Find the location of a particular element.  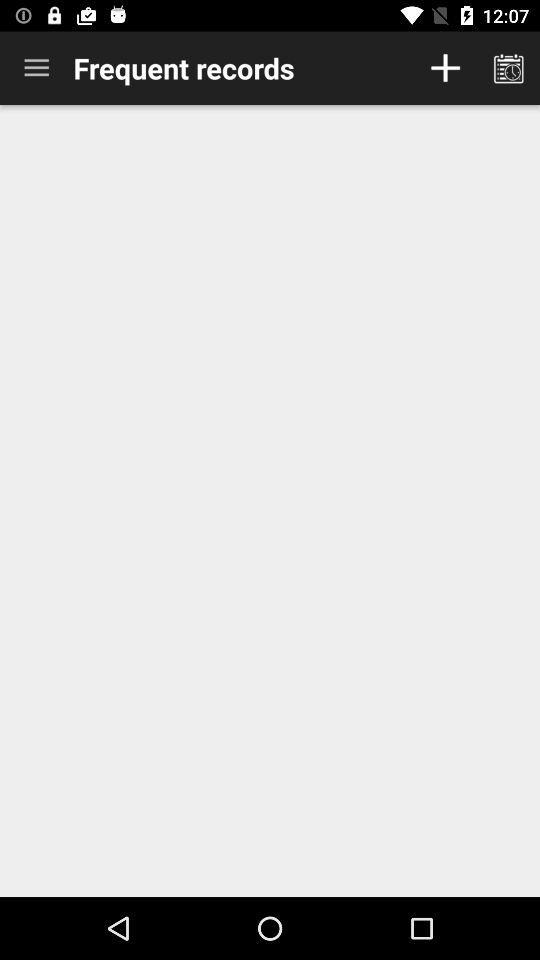

item at the center is located at coordinates (270, 500).